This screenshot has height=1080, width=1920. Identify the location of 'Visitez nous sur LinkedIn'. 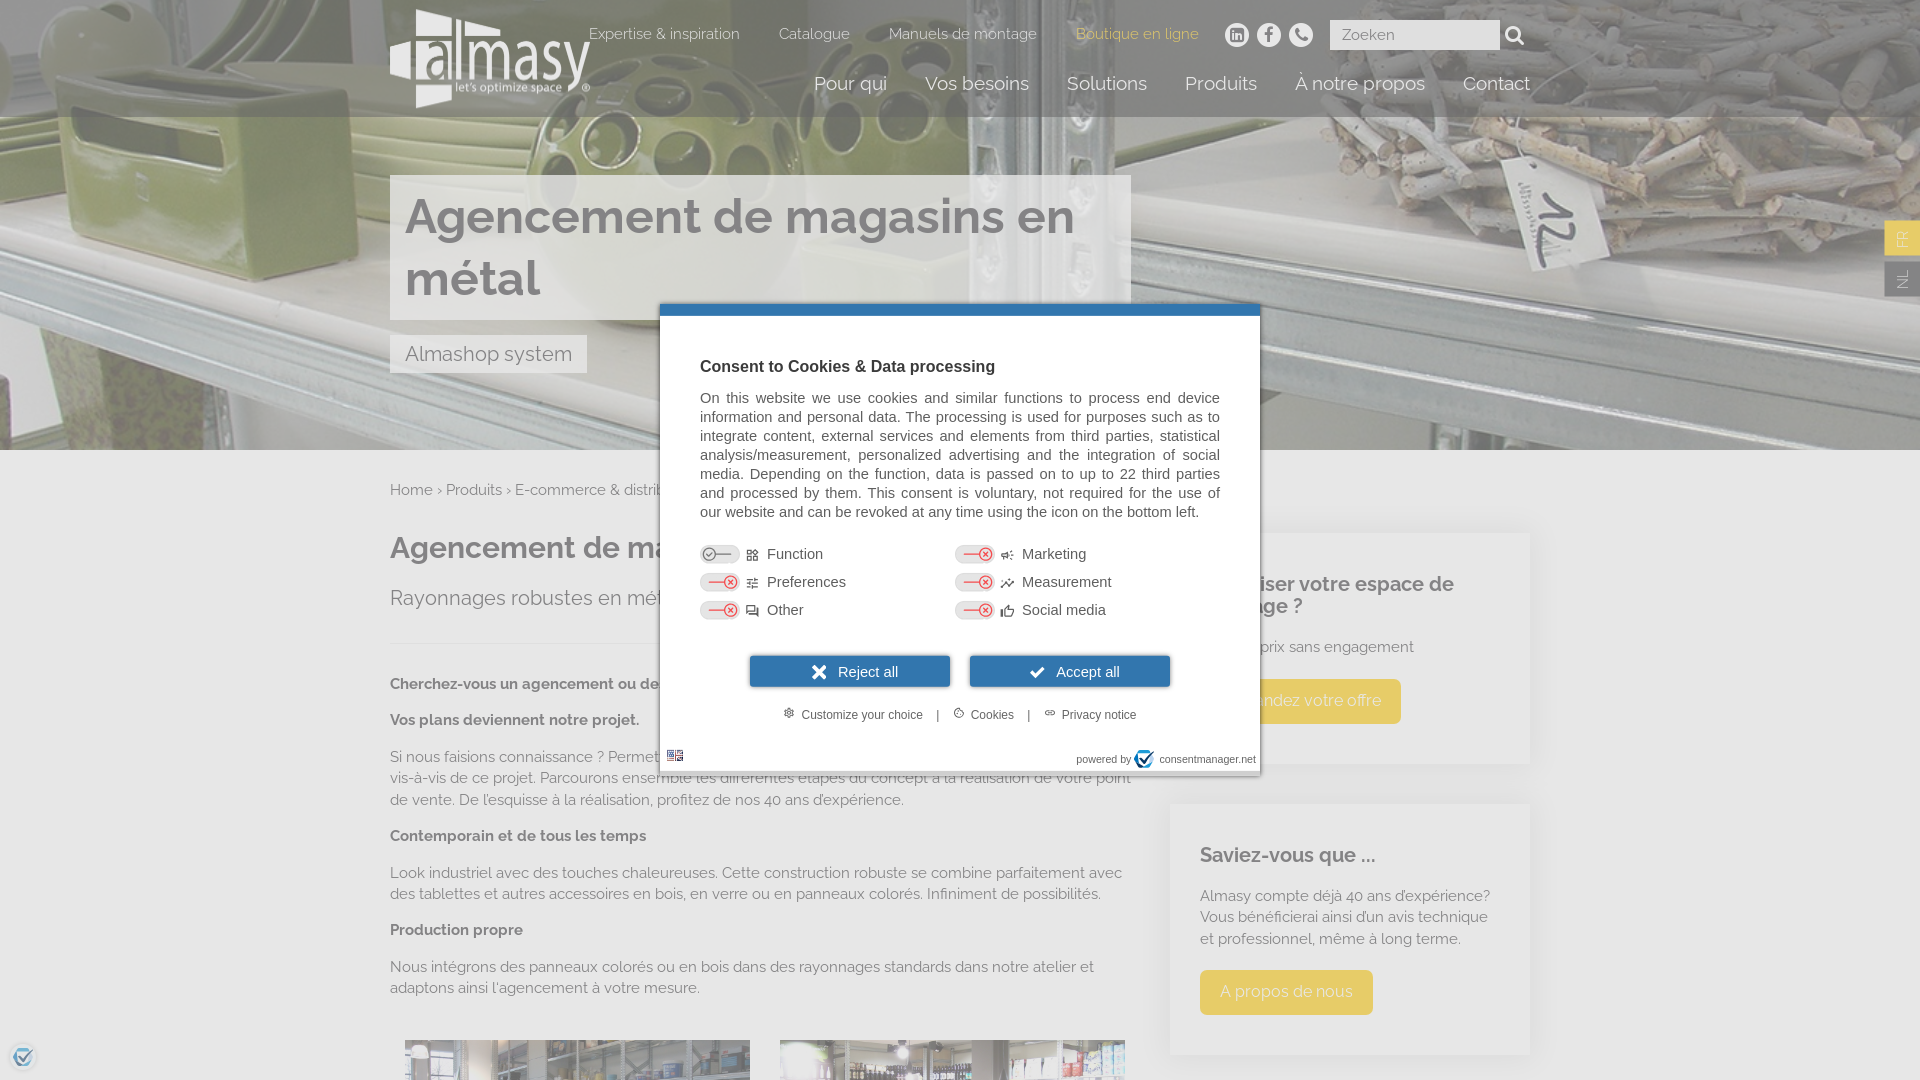
(1236, 34).